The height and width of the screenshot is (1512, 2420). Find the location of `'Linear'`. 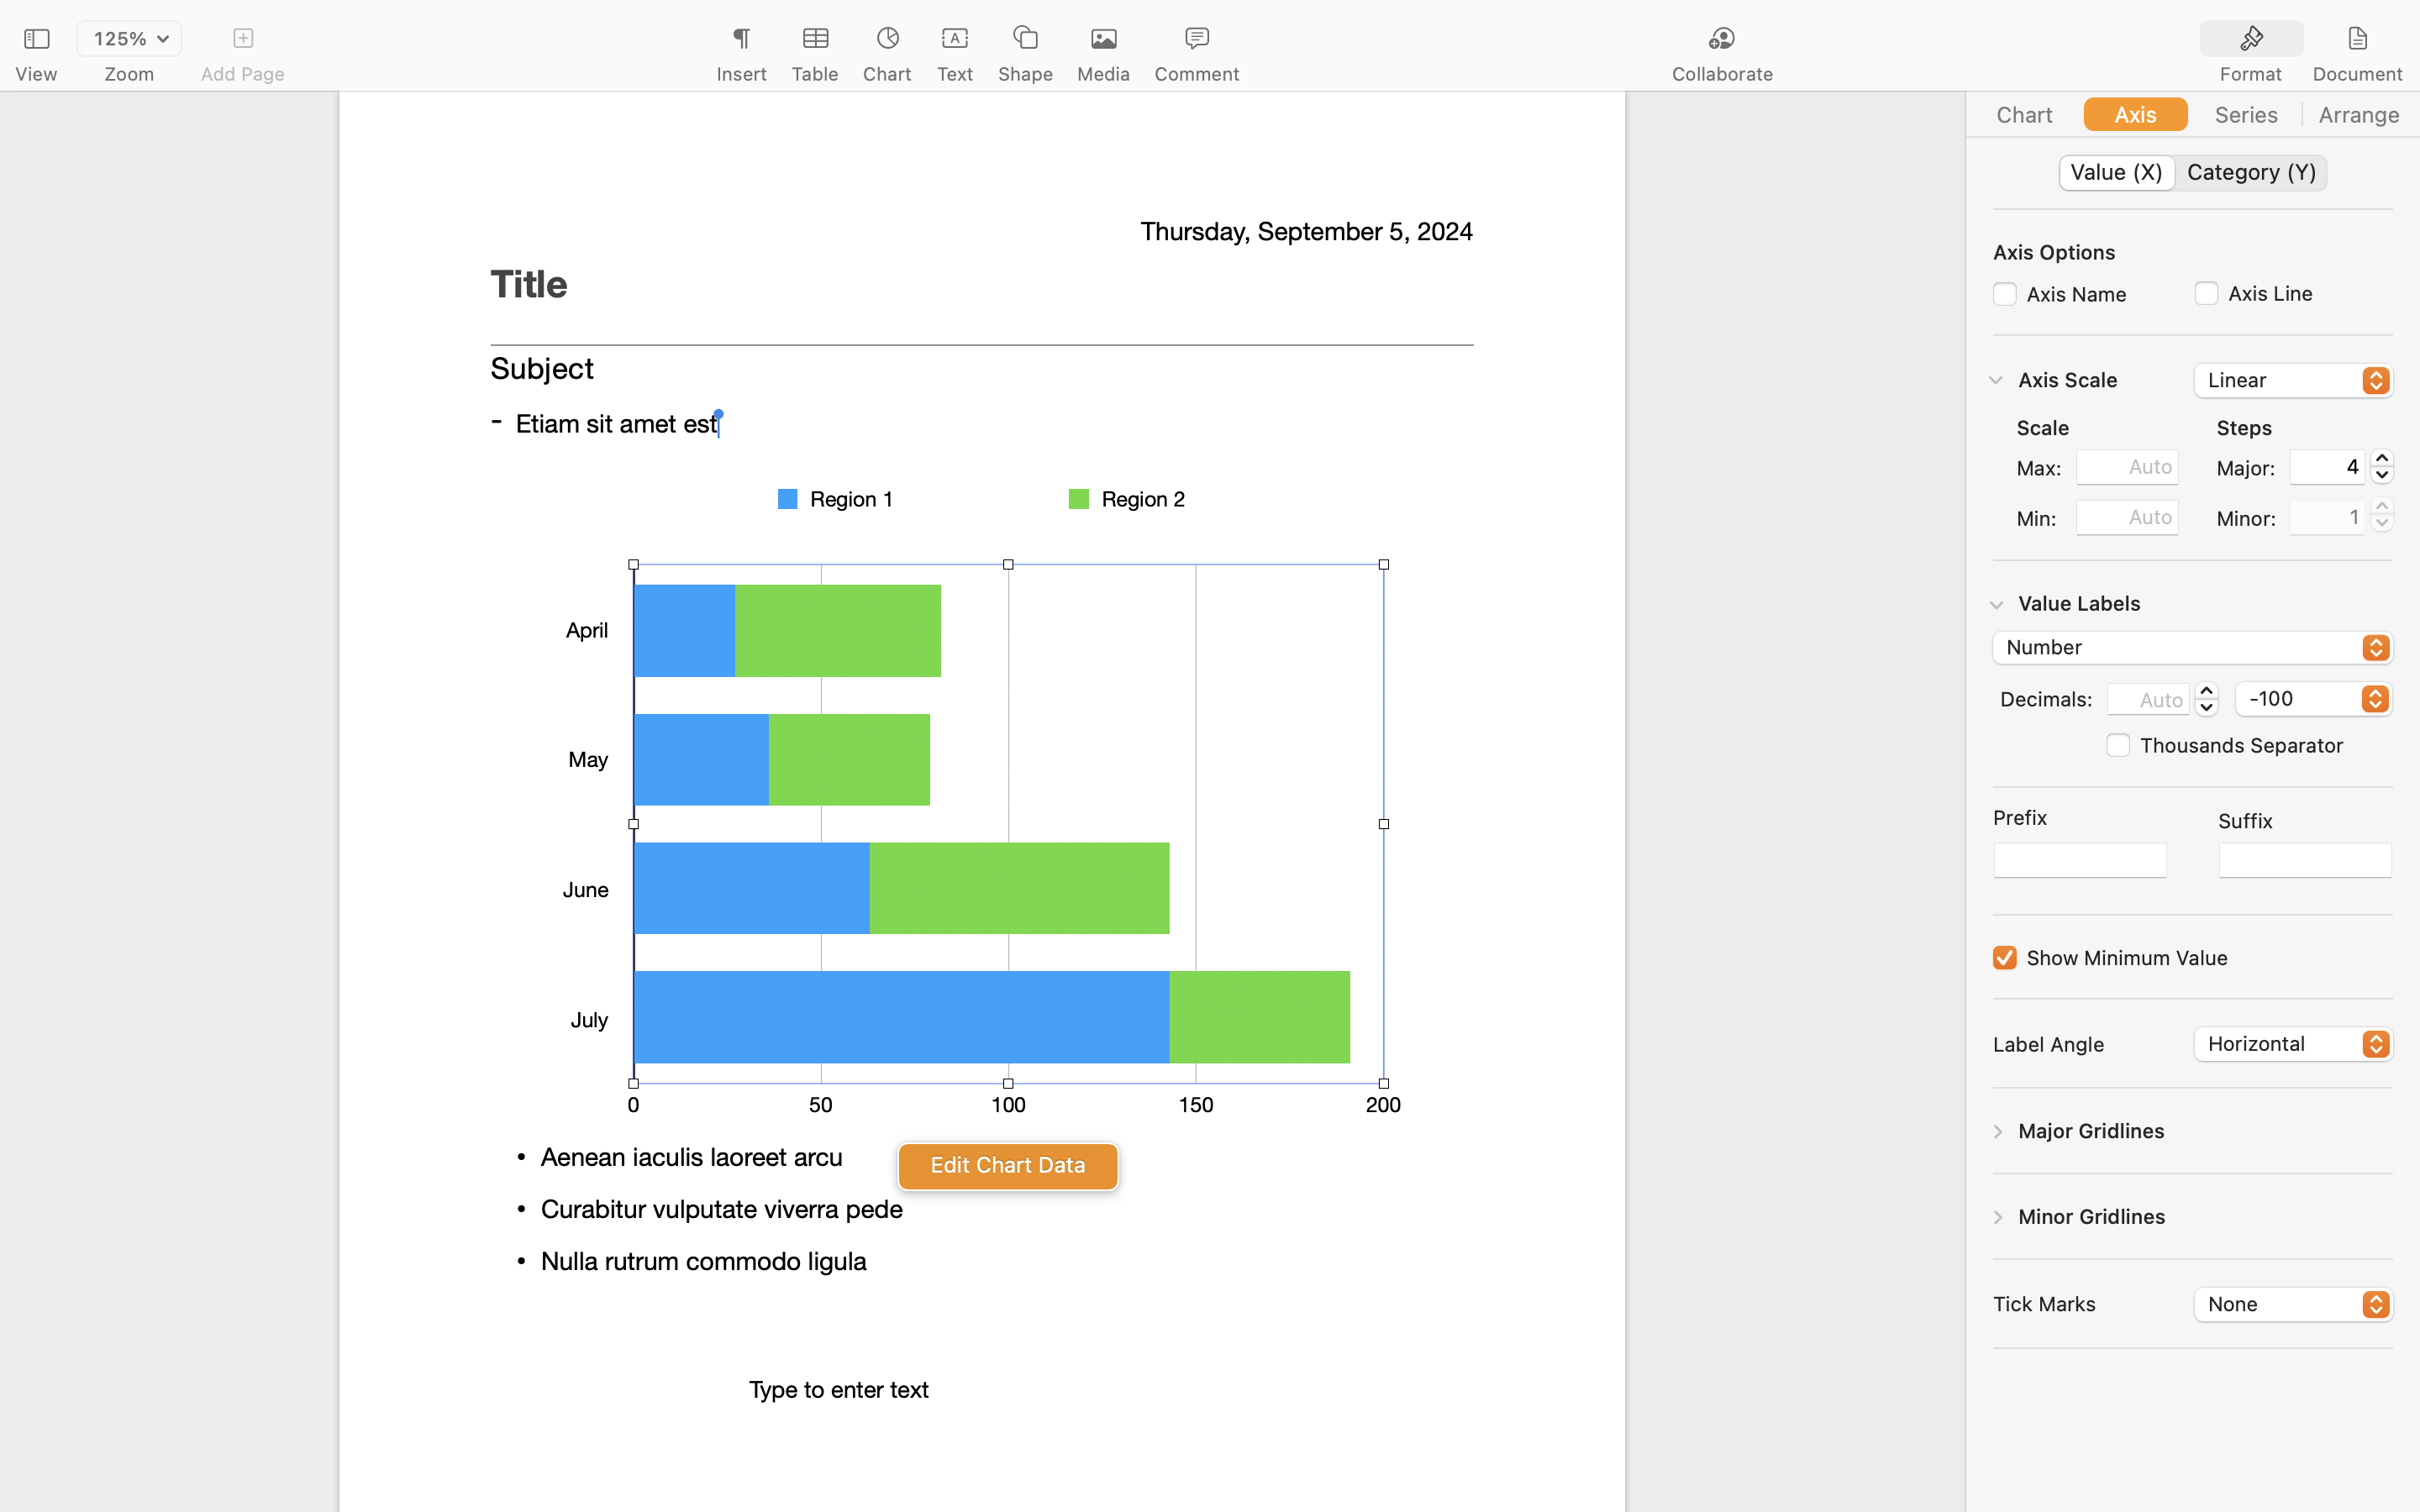

'Linear' is located at coordinates (2294, 382).